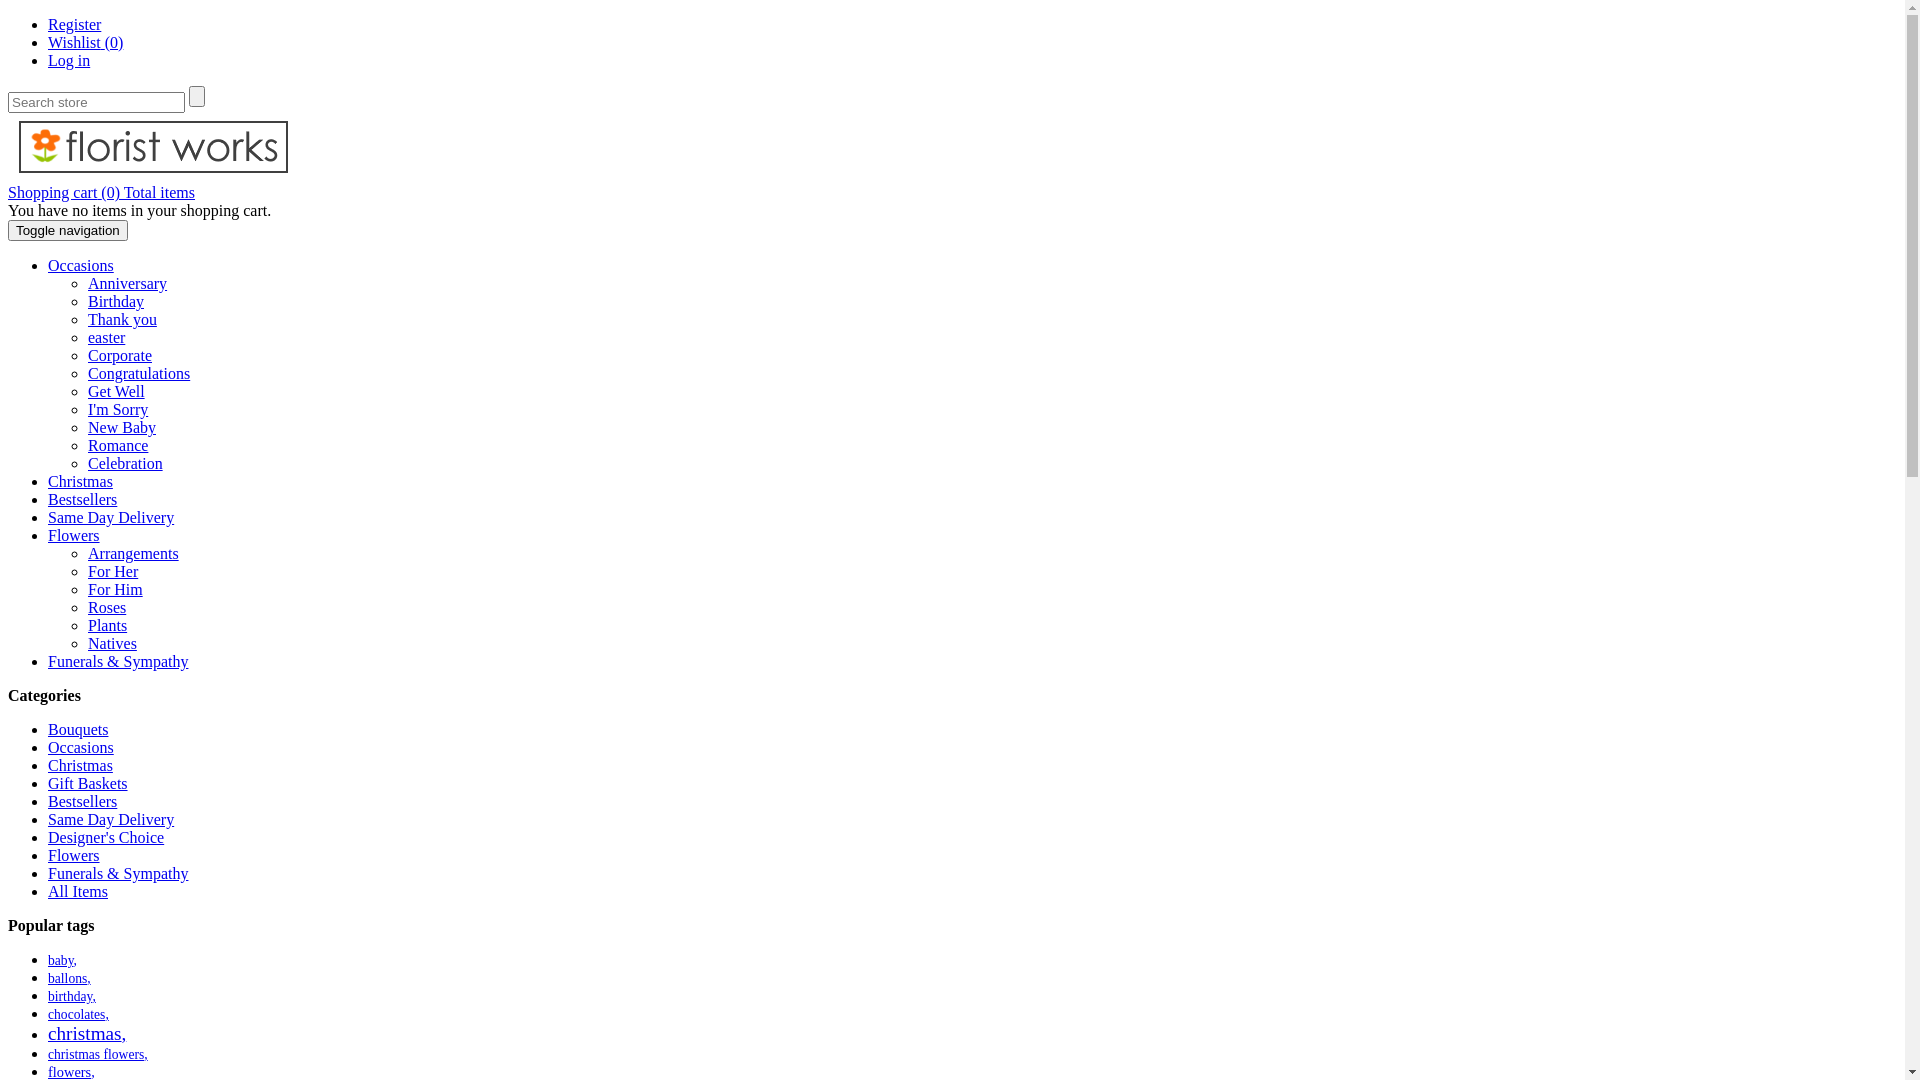 This screenshot has height=1080, width=1920. What do you see at coordinates (48, 977) in the screenshot?
I see `'ballons,'` at bounding box center [48, 977].